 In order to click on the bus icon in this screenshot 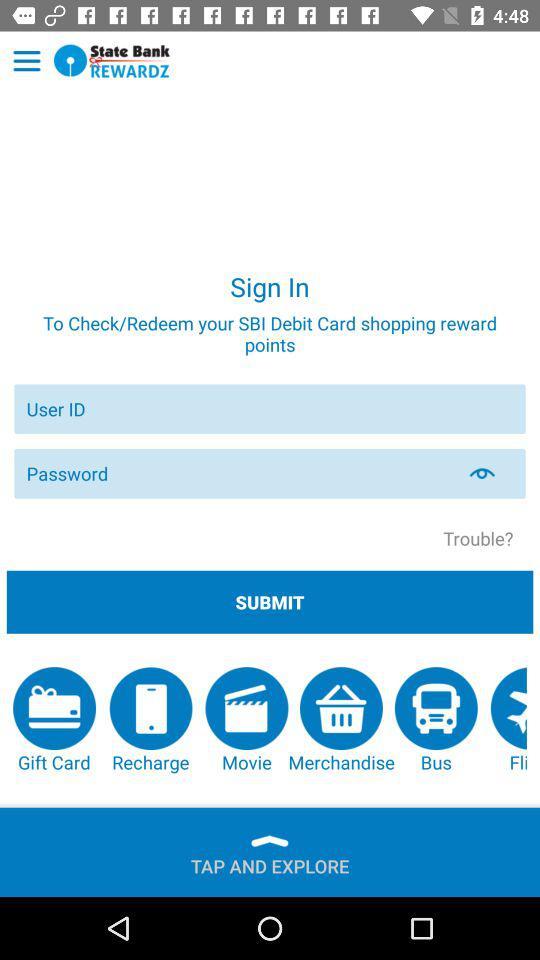, I will do `click(435, 720)`.